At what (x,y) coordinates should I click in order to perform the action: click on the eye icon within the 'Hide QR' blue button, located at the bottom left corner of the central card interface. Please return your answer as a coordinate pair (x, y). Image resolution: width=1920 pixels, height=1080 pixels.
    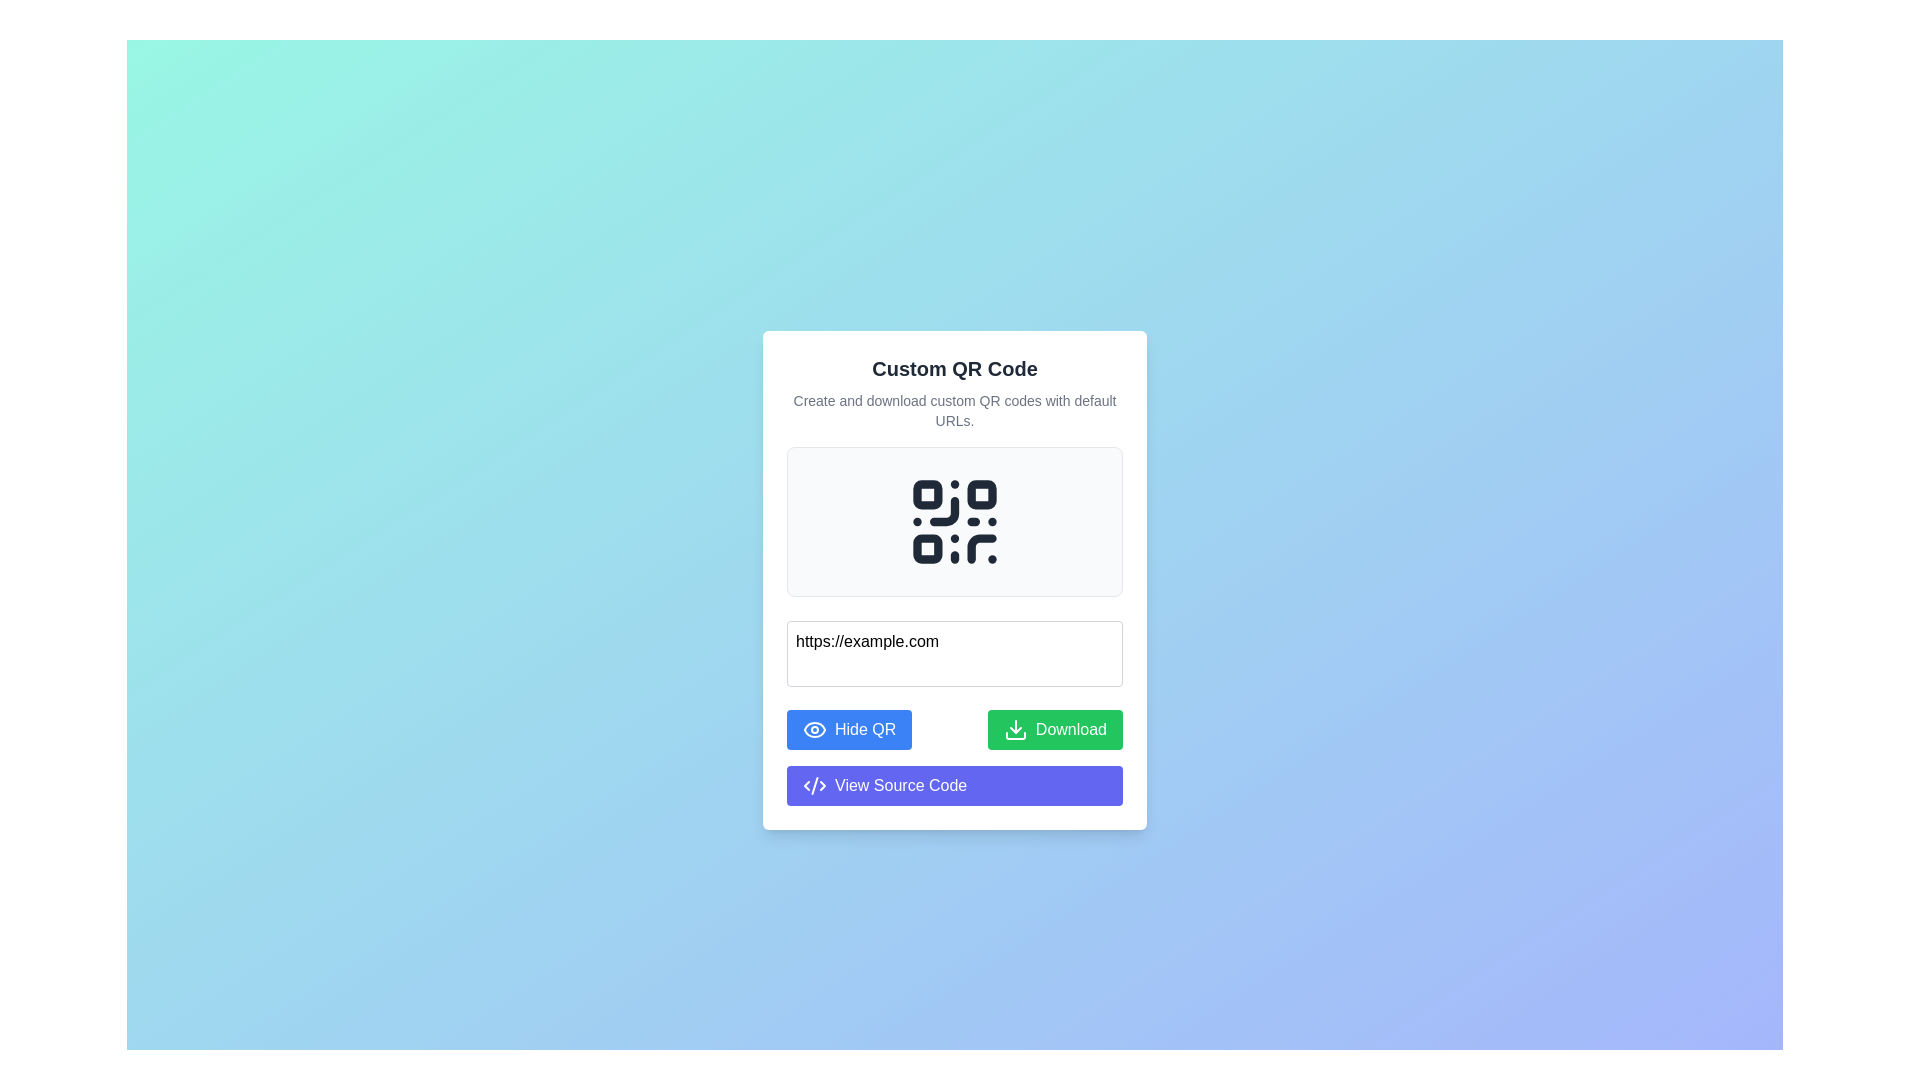
    Looking at the image, I should click on (815, 729).